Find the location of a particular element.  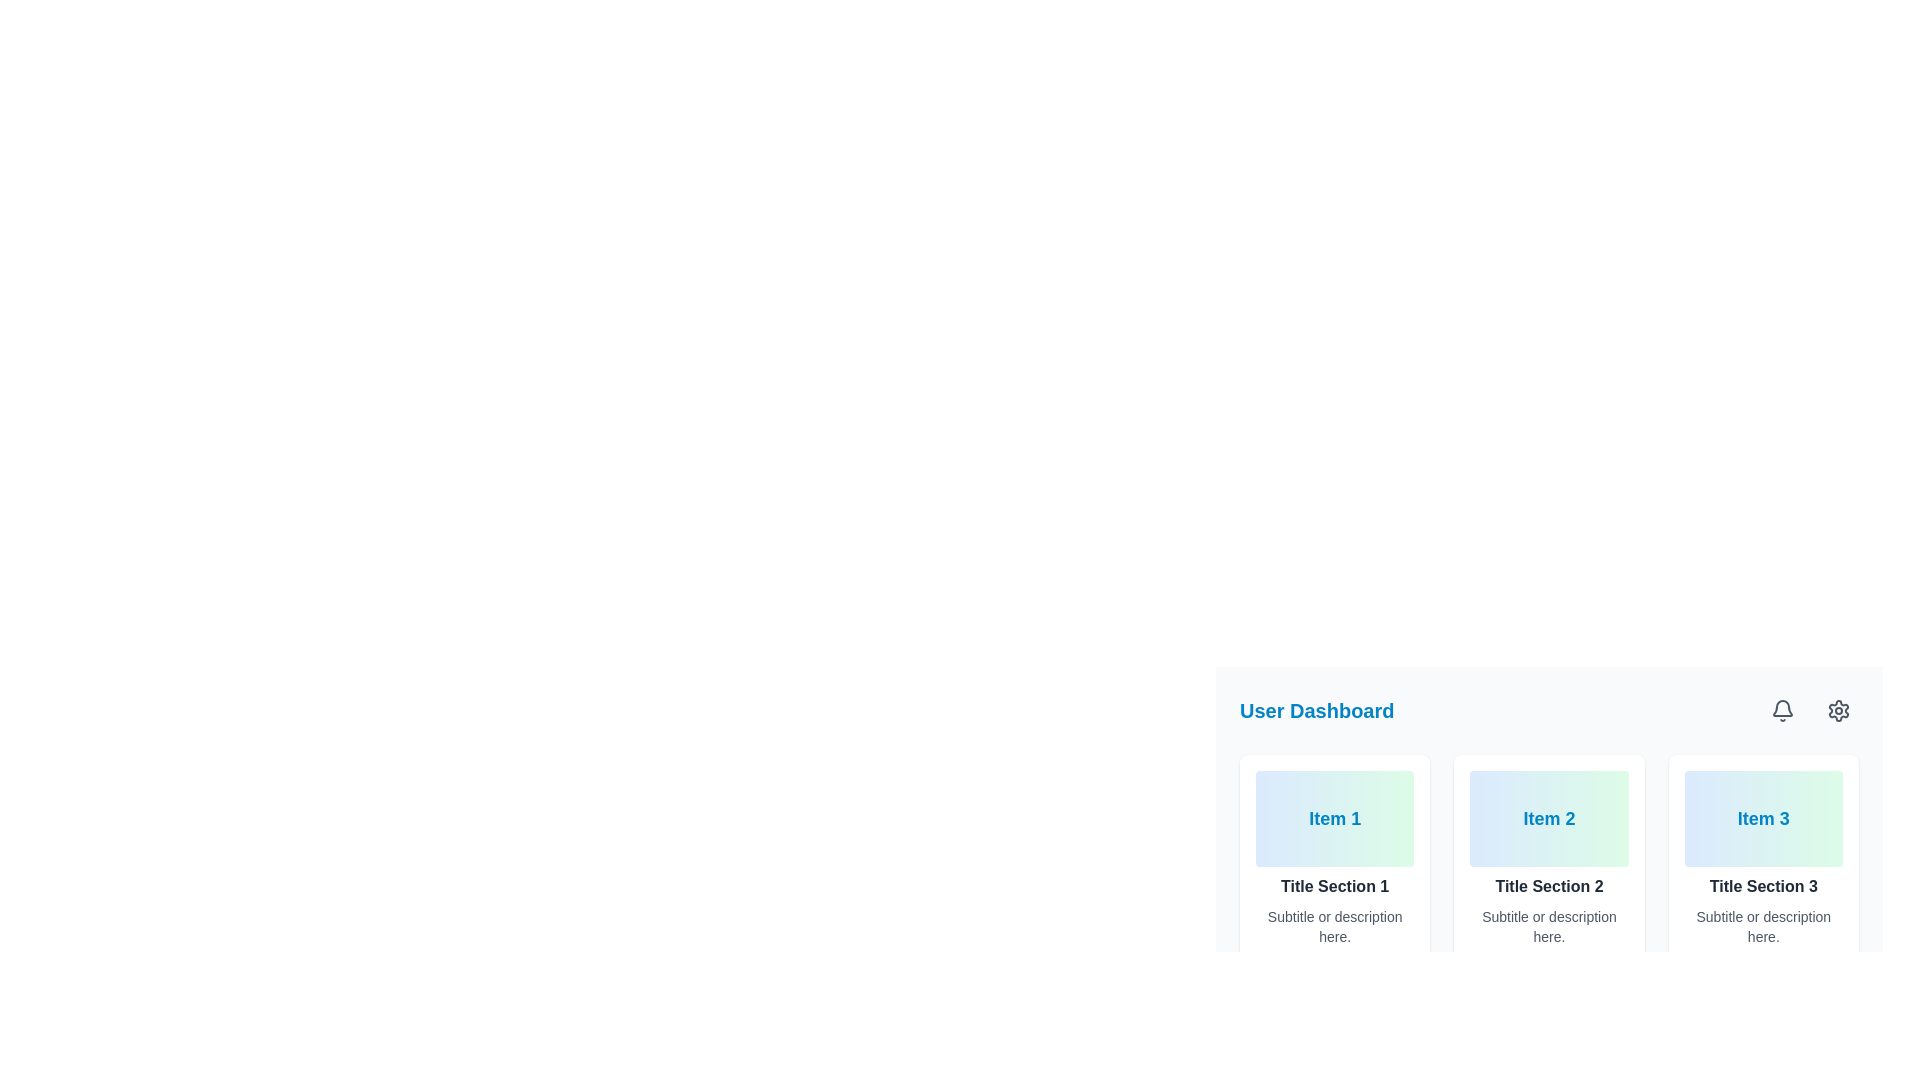

keyboard navigation is located at coordinates (1838, 709).